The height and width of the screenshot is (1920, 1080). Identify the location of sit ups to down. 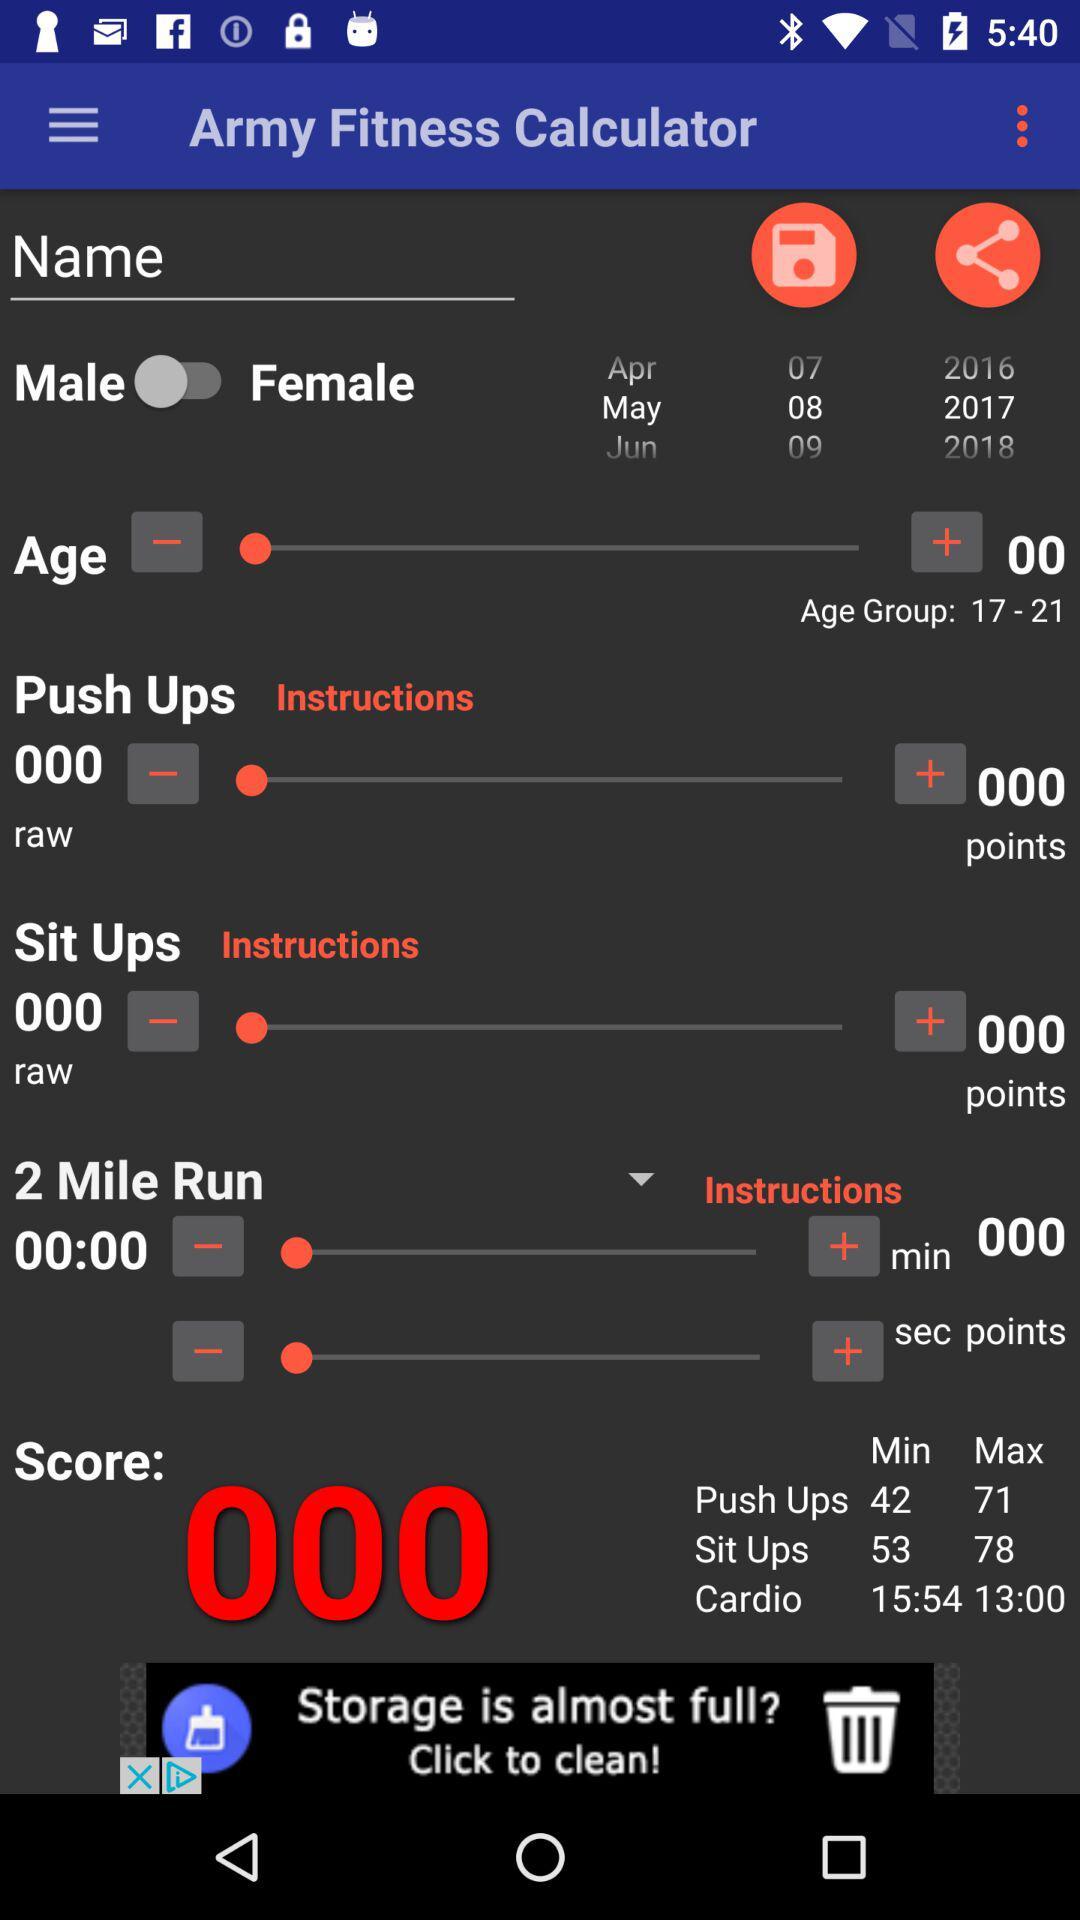
(162, 1021).